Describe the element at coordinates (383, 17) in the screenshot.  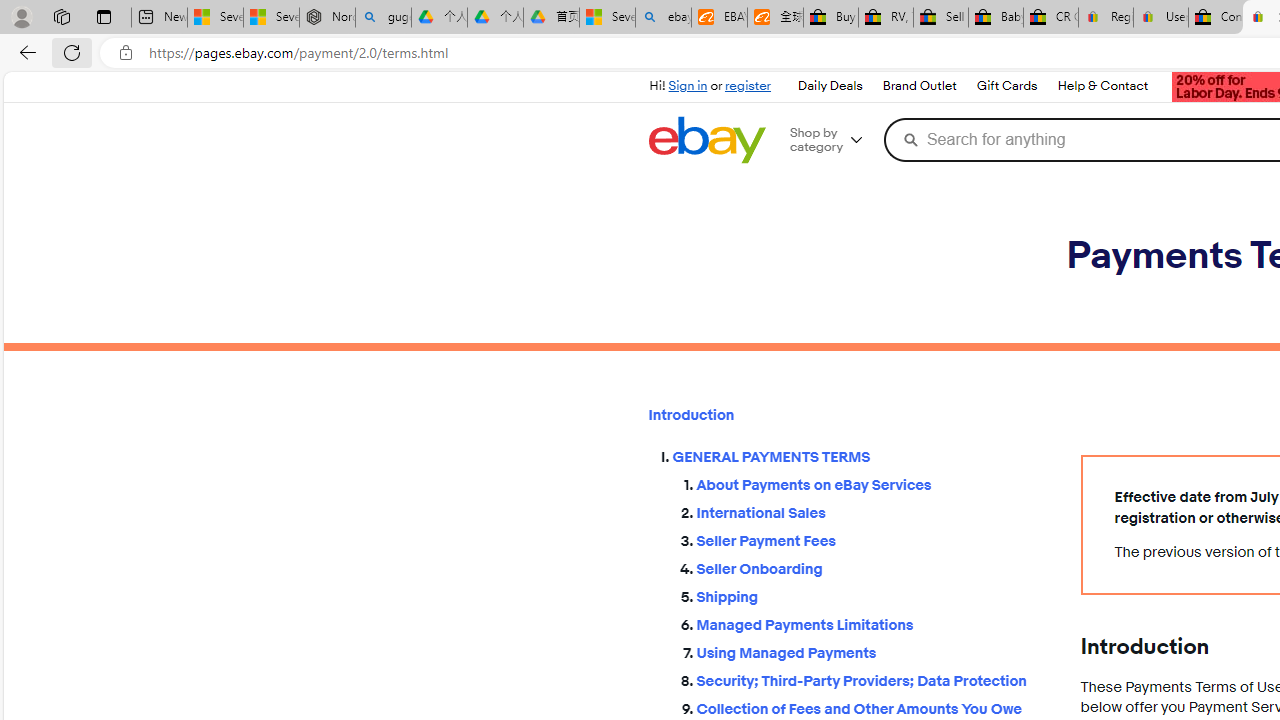
I see `'guge yunpan - Search'` at that location.